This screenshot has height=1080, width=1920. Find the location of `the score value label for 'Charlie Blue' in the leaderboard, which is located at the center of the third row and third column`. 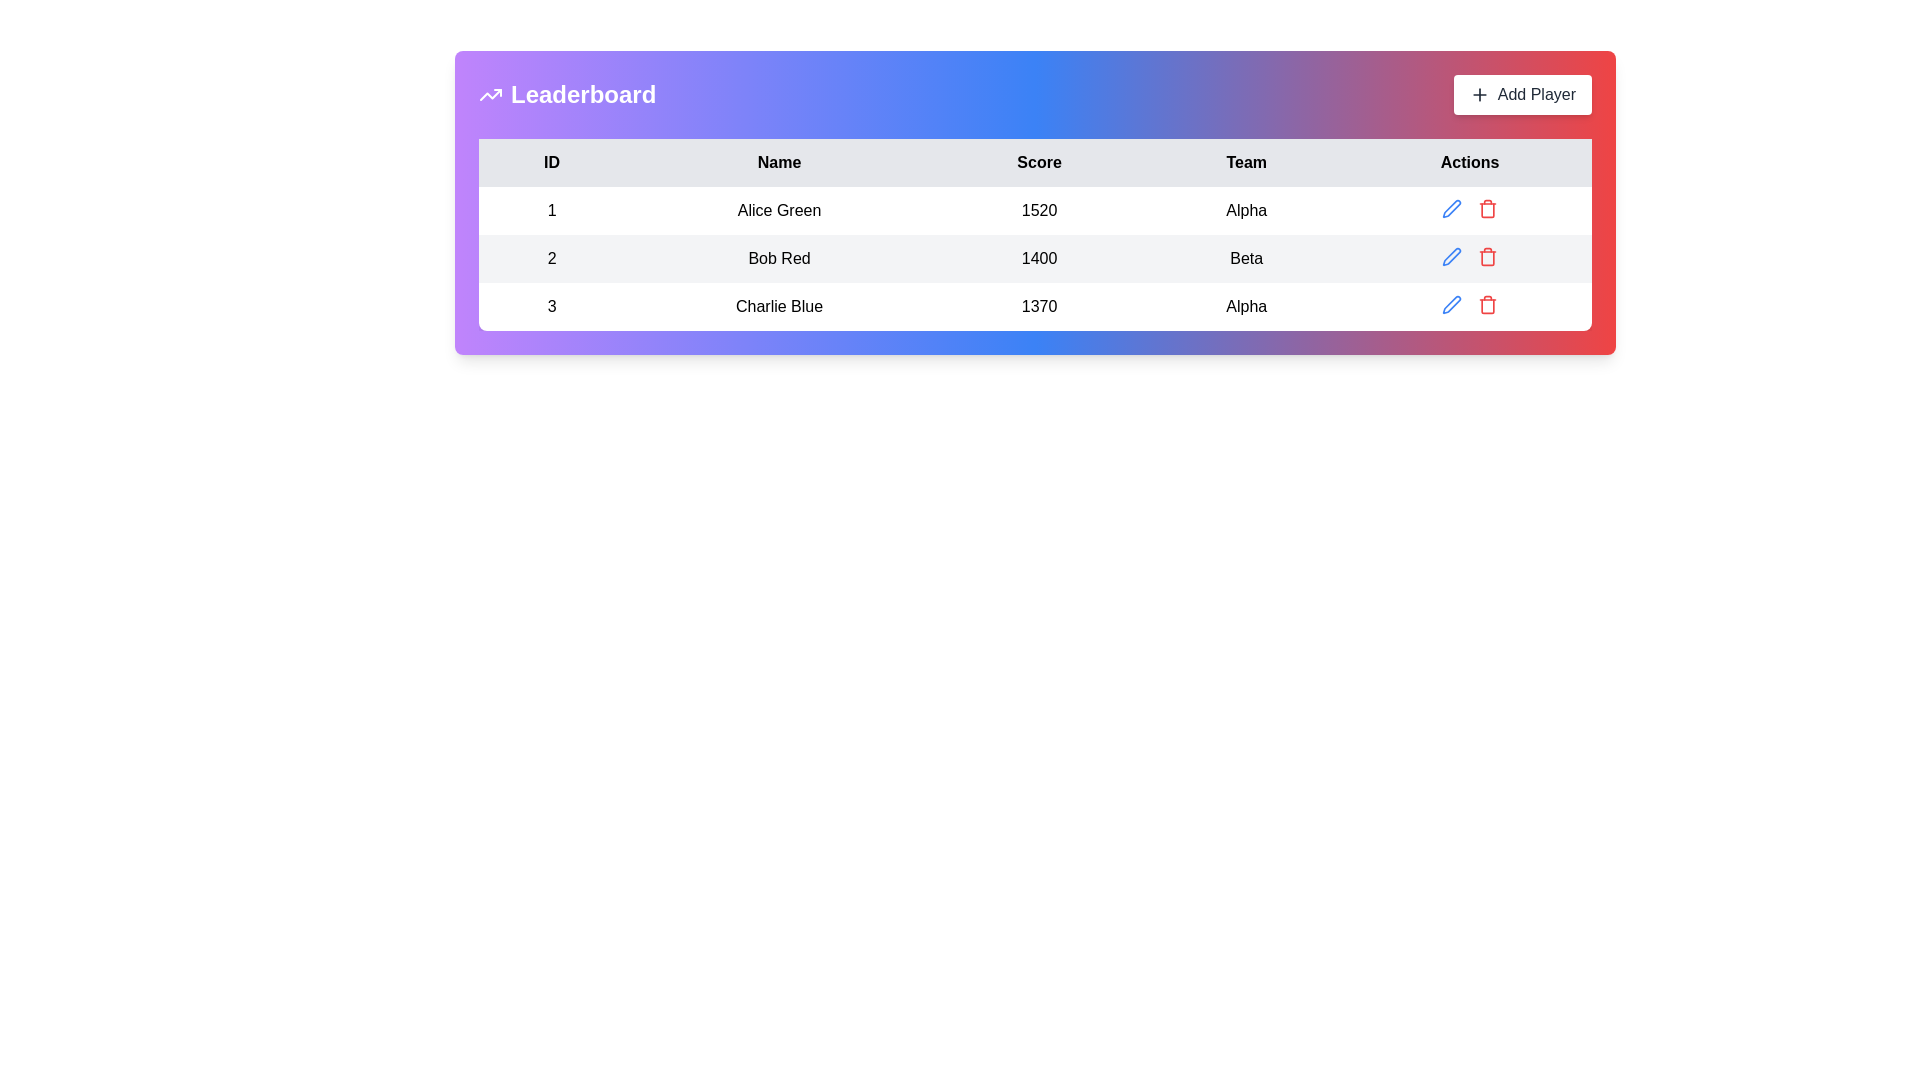

the score value label for 'Charlie Blue' in the leaderboard, which is located at the center of the third row and third column is located at coordinates (1039, 307).